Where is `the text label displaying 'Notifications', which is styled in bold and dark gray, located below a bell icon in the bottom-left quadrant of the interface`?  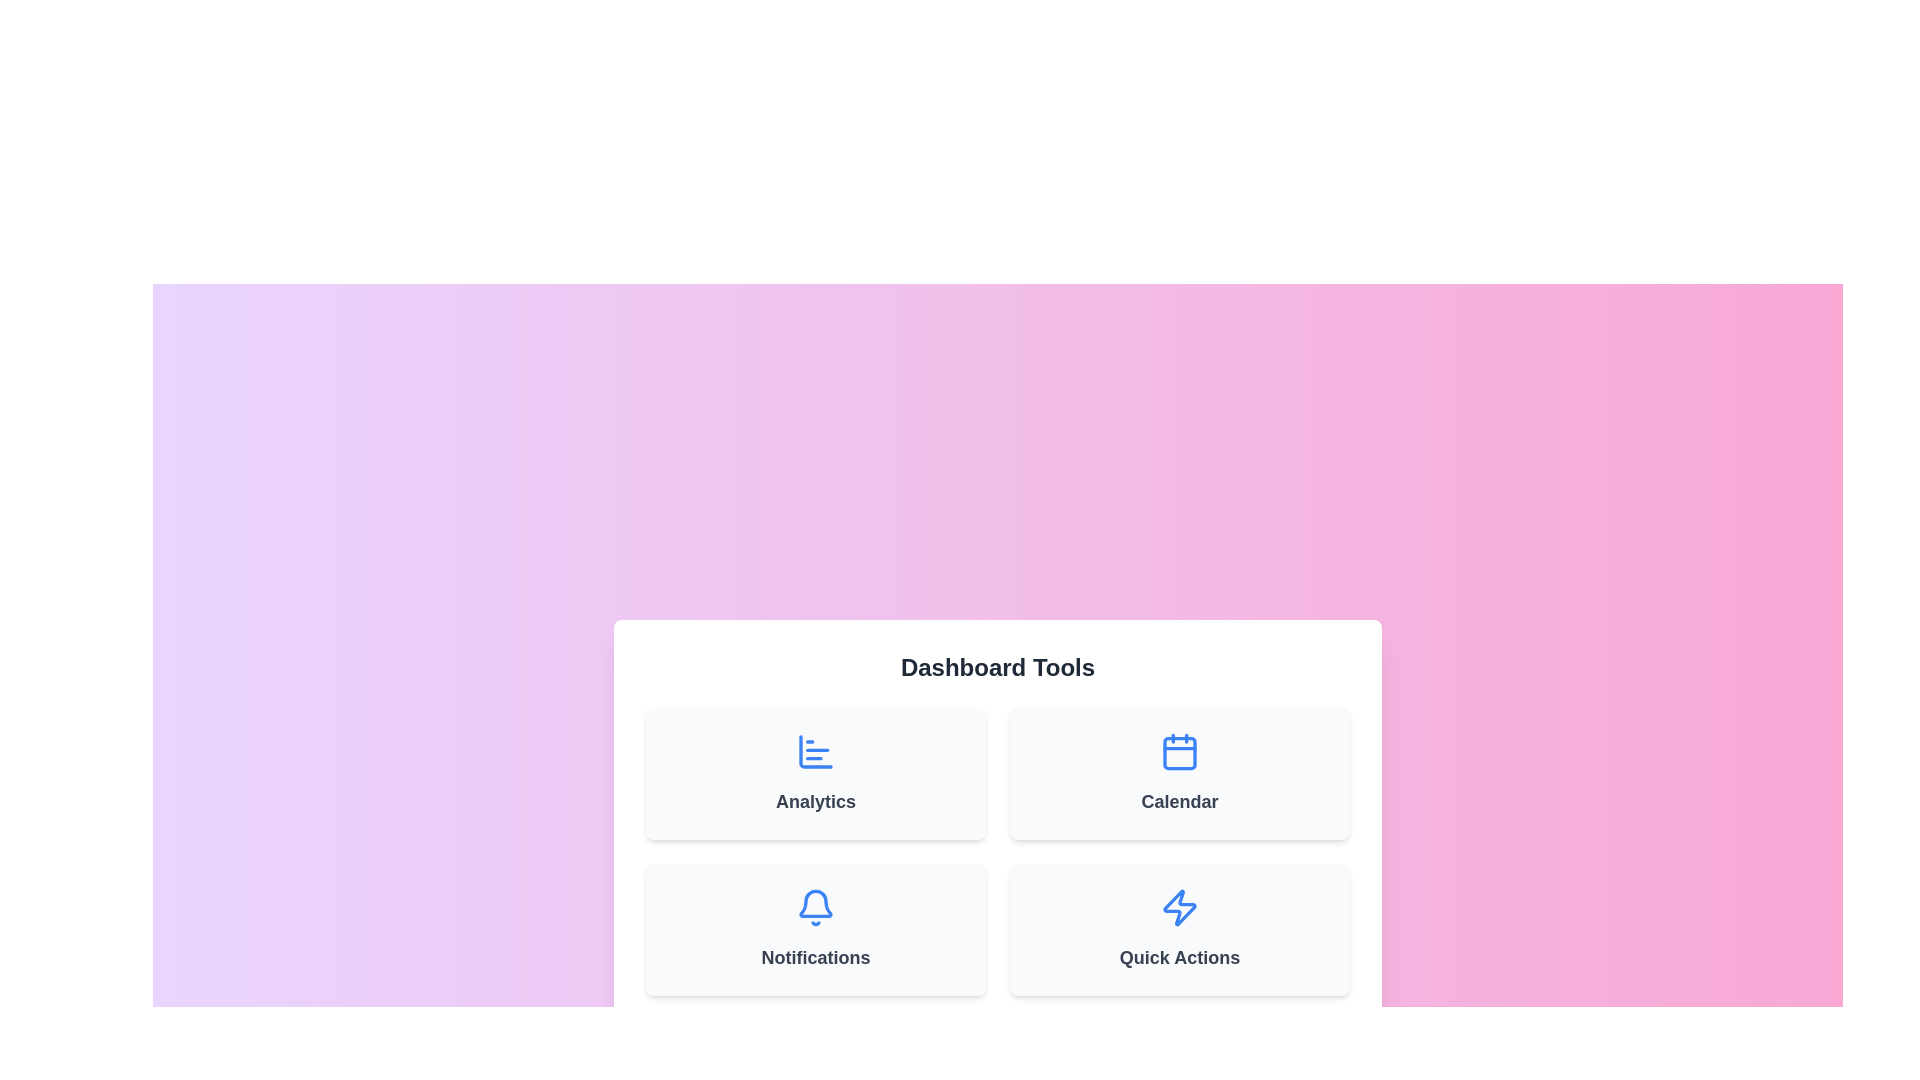
the text label displaying 'Notifications', which is styled in bold and dark gray, located below a bell icon in the bottom-left quadrant of the interface is located at coordinates (816, 956).